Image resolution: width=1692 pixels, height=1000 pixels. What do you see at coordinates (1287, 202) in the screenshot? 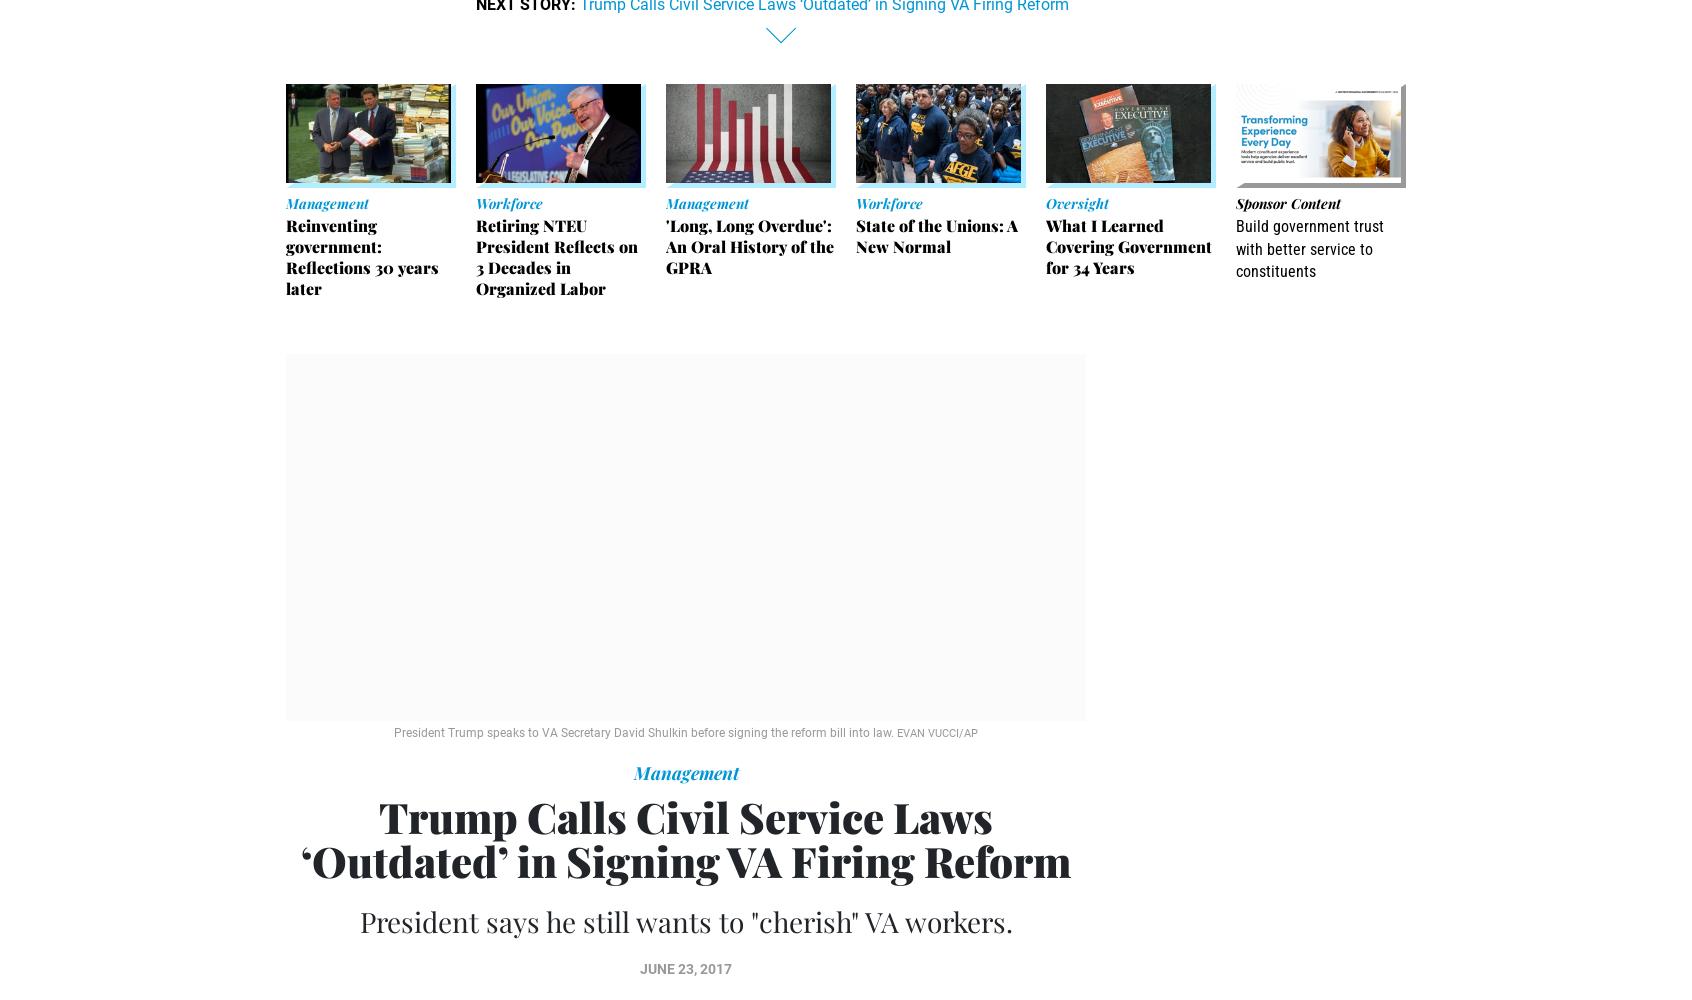
I see `'sponsor content'` at bounding box center [1287, 202].